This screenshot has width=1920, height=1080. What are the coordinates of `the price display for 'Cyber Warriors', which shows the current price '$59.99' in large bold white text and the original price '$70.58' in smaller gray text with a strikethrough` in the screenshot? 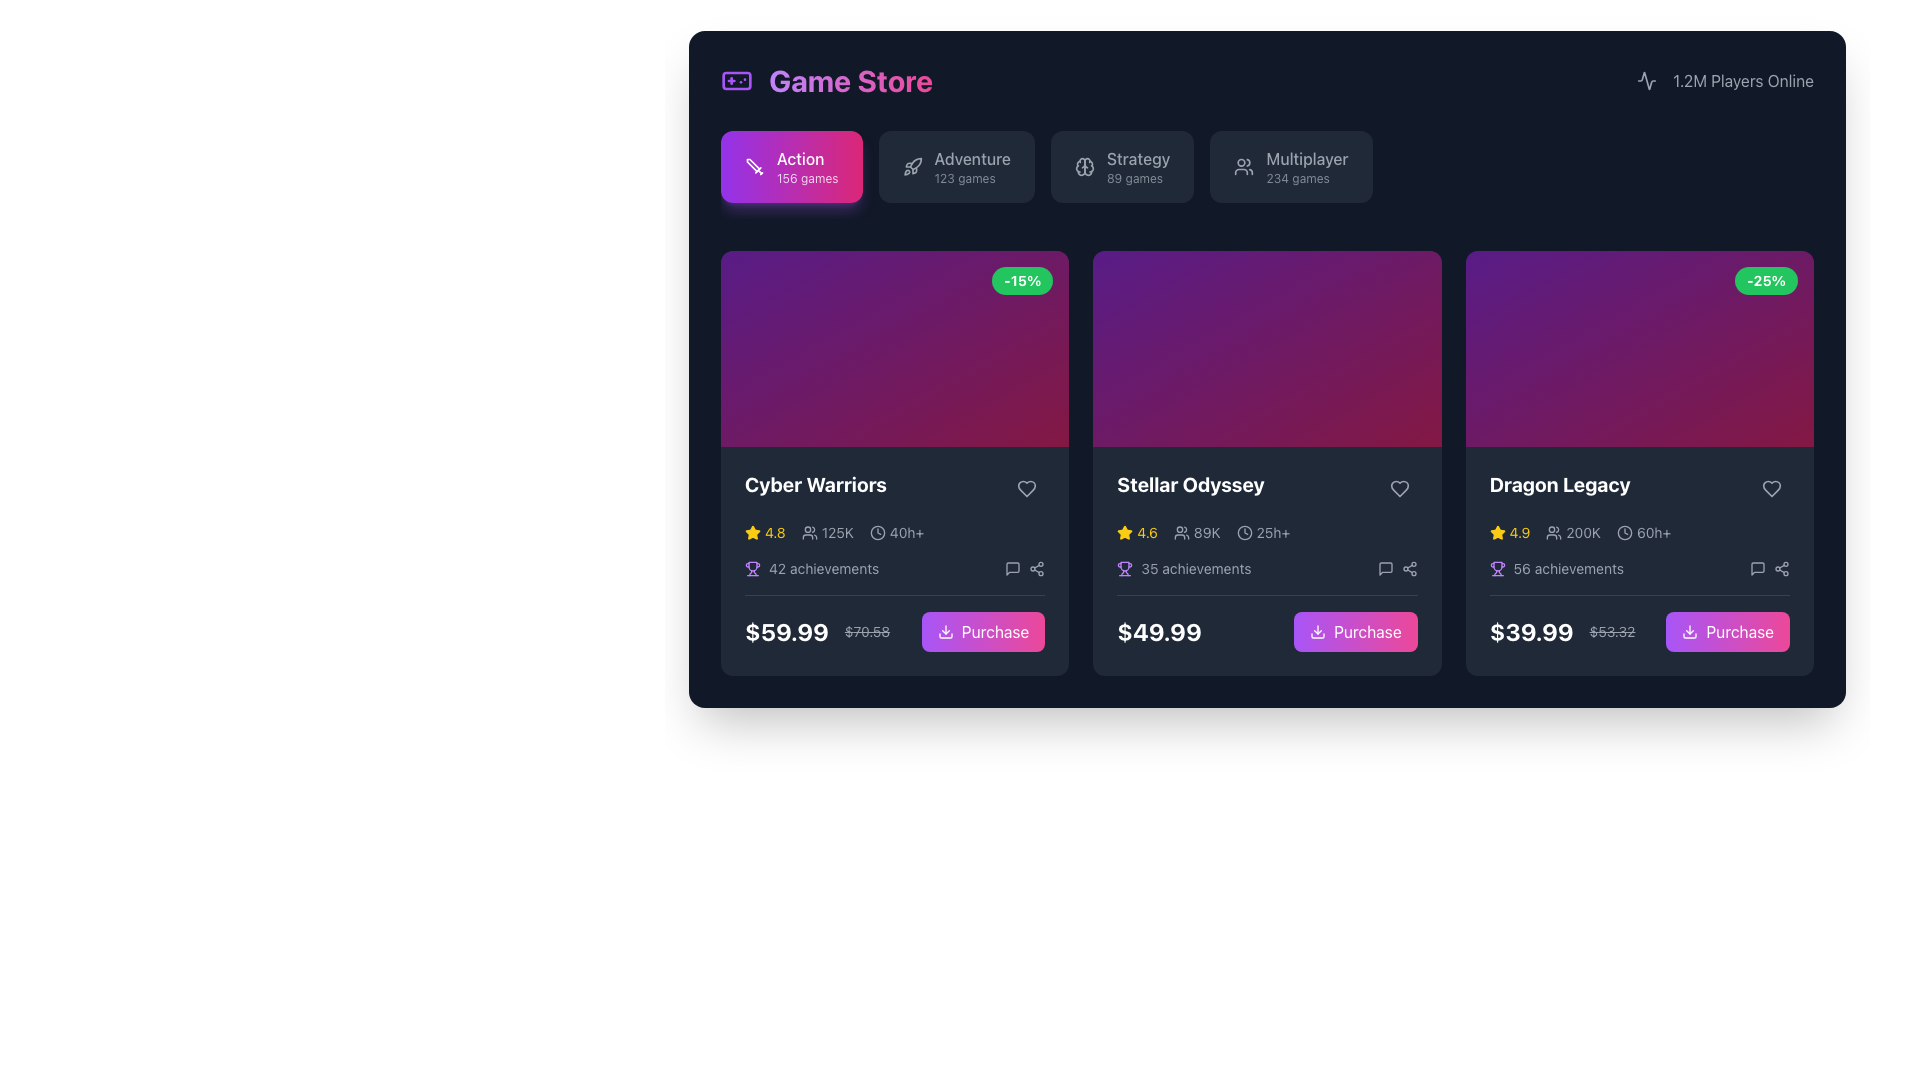 It's located at (817, 631).